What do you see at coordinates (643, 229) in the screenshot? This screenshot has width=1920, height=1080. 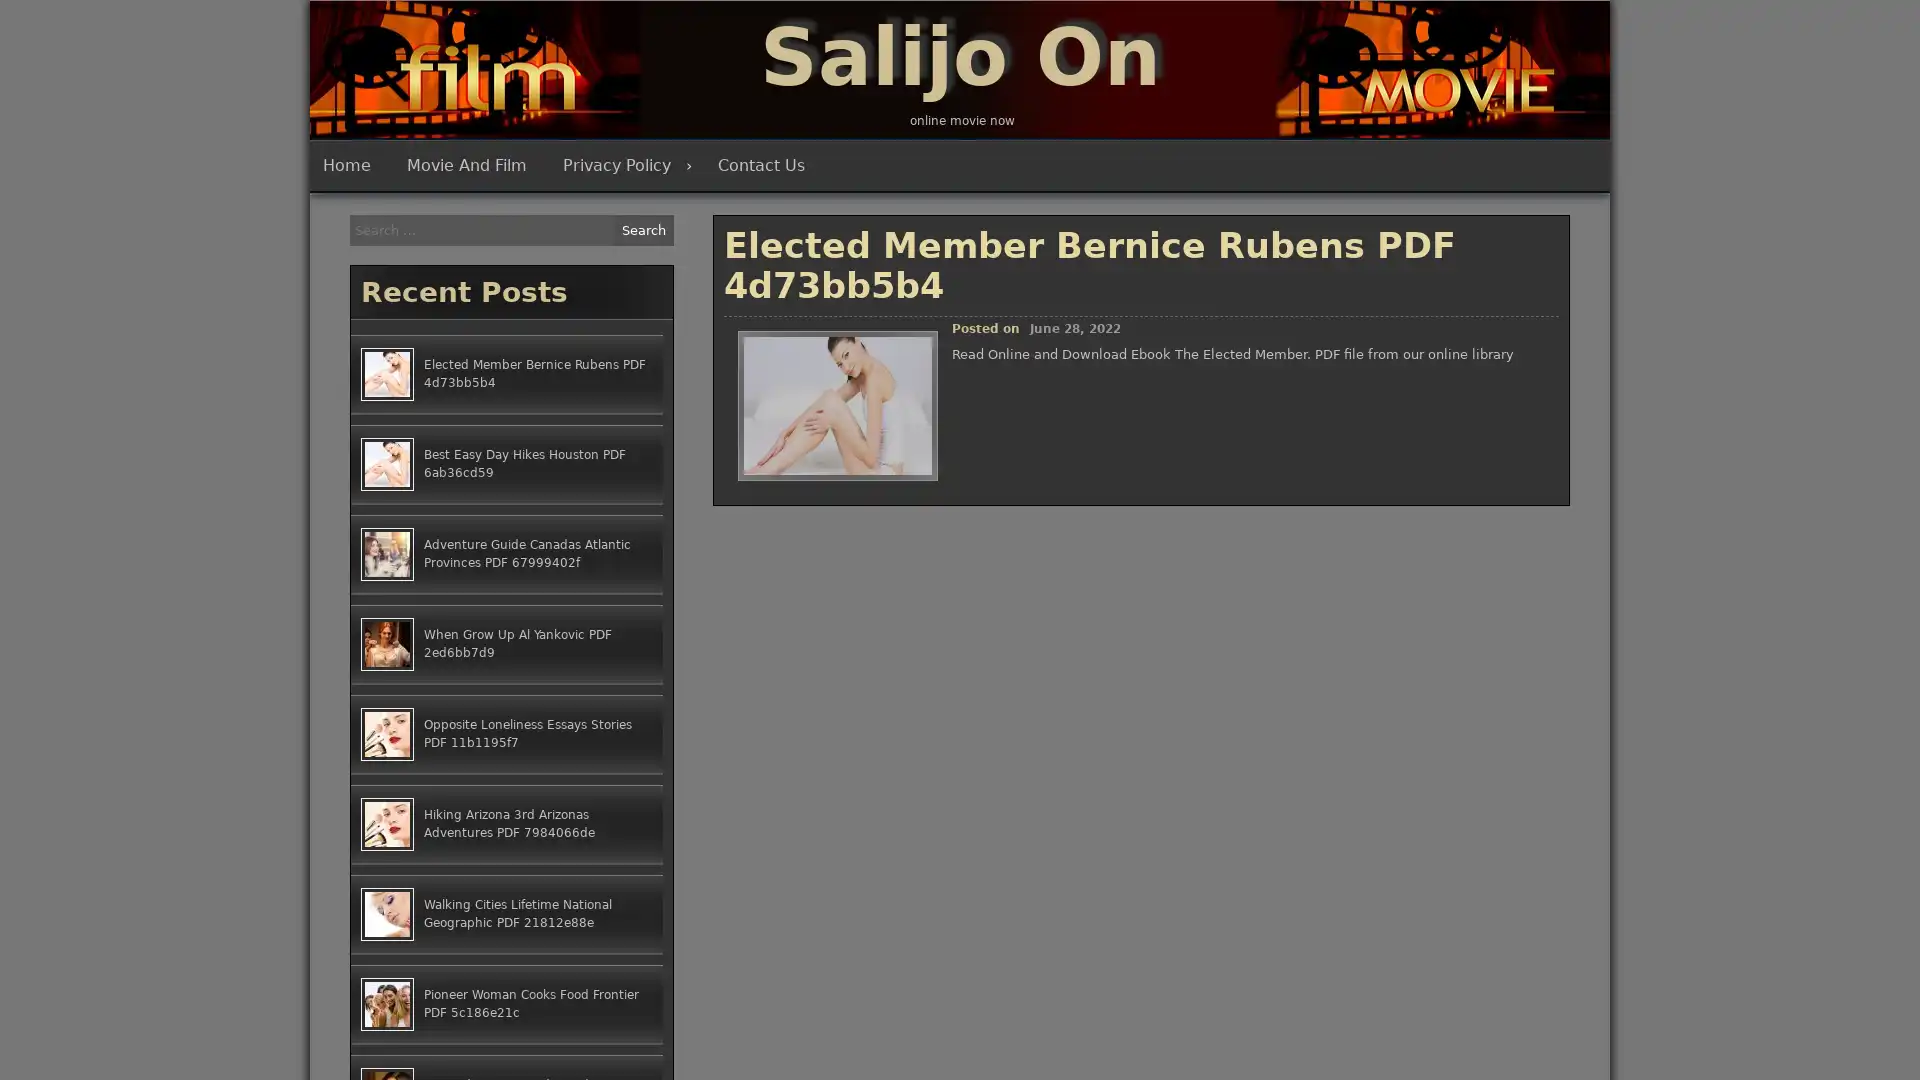 I see `Search` at bounding box center [643, 229].